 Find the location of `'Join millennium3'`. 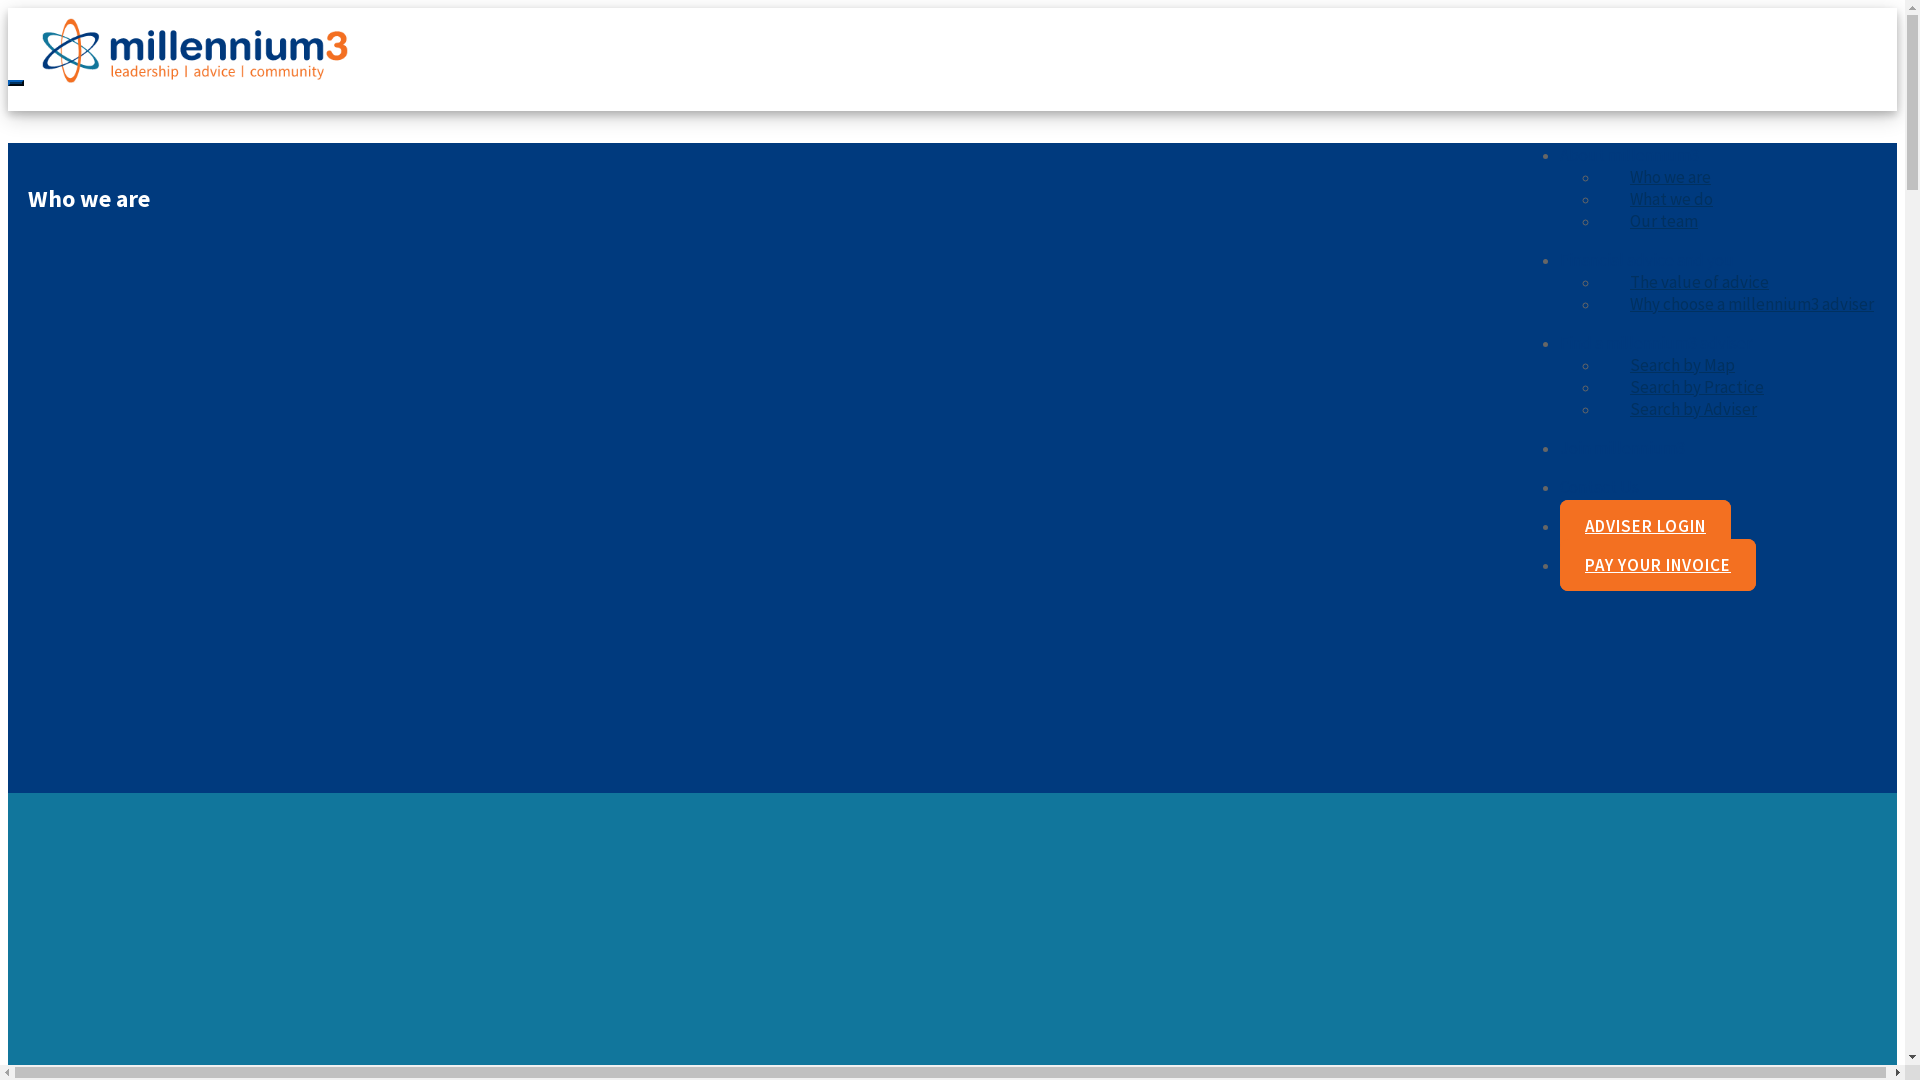

'Join millennium3' is located at coordinates (1622, 446).